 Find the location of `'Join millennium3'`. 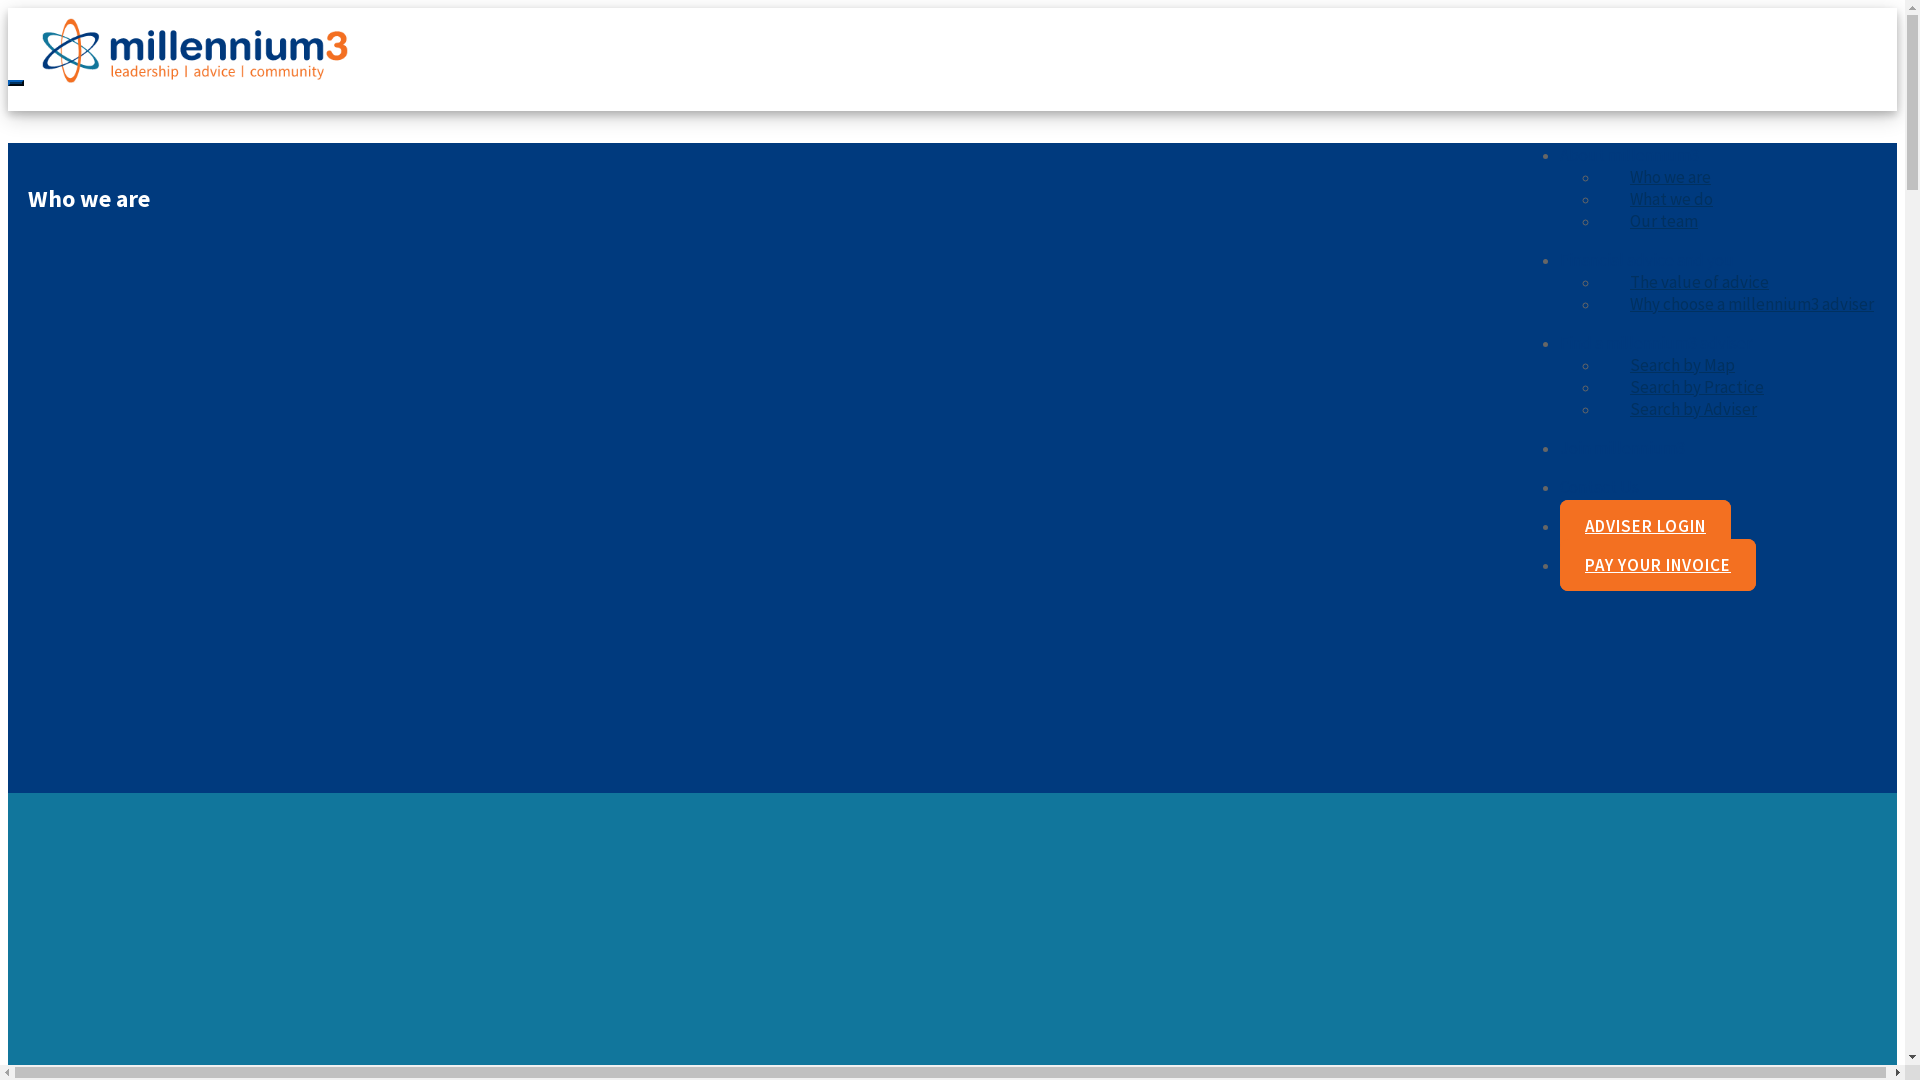

'Join millennium3' is located at coordinates (1622, 446).